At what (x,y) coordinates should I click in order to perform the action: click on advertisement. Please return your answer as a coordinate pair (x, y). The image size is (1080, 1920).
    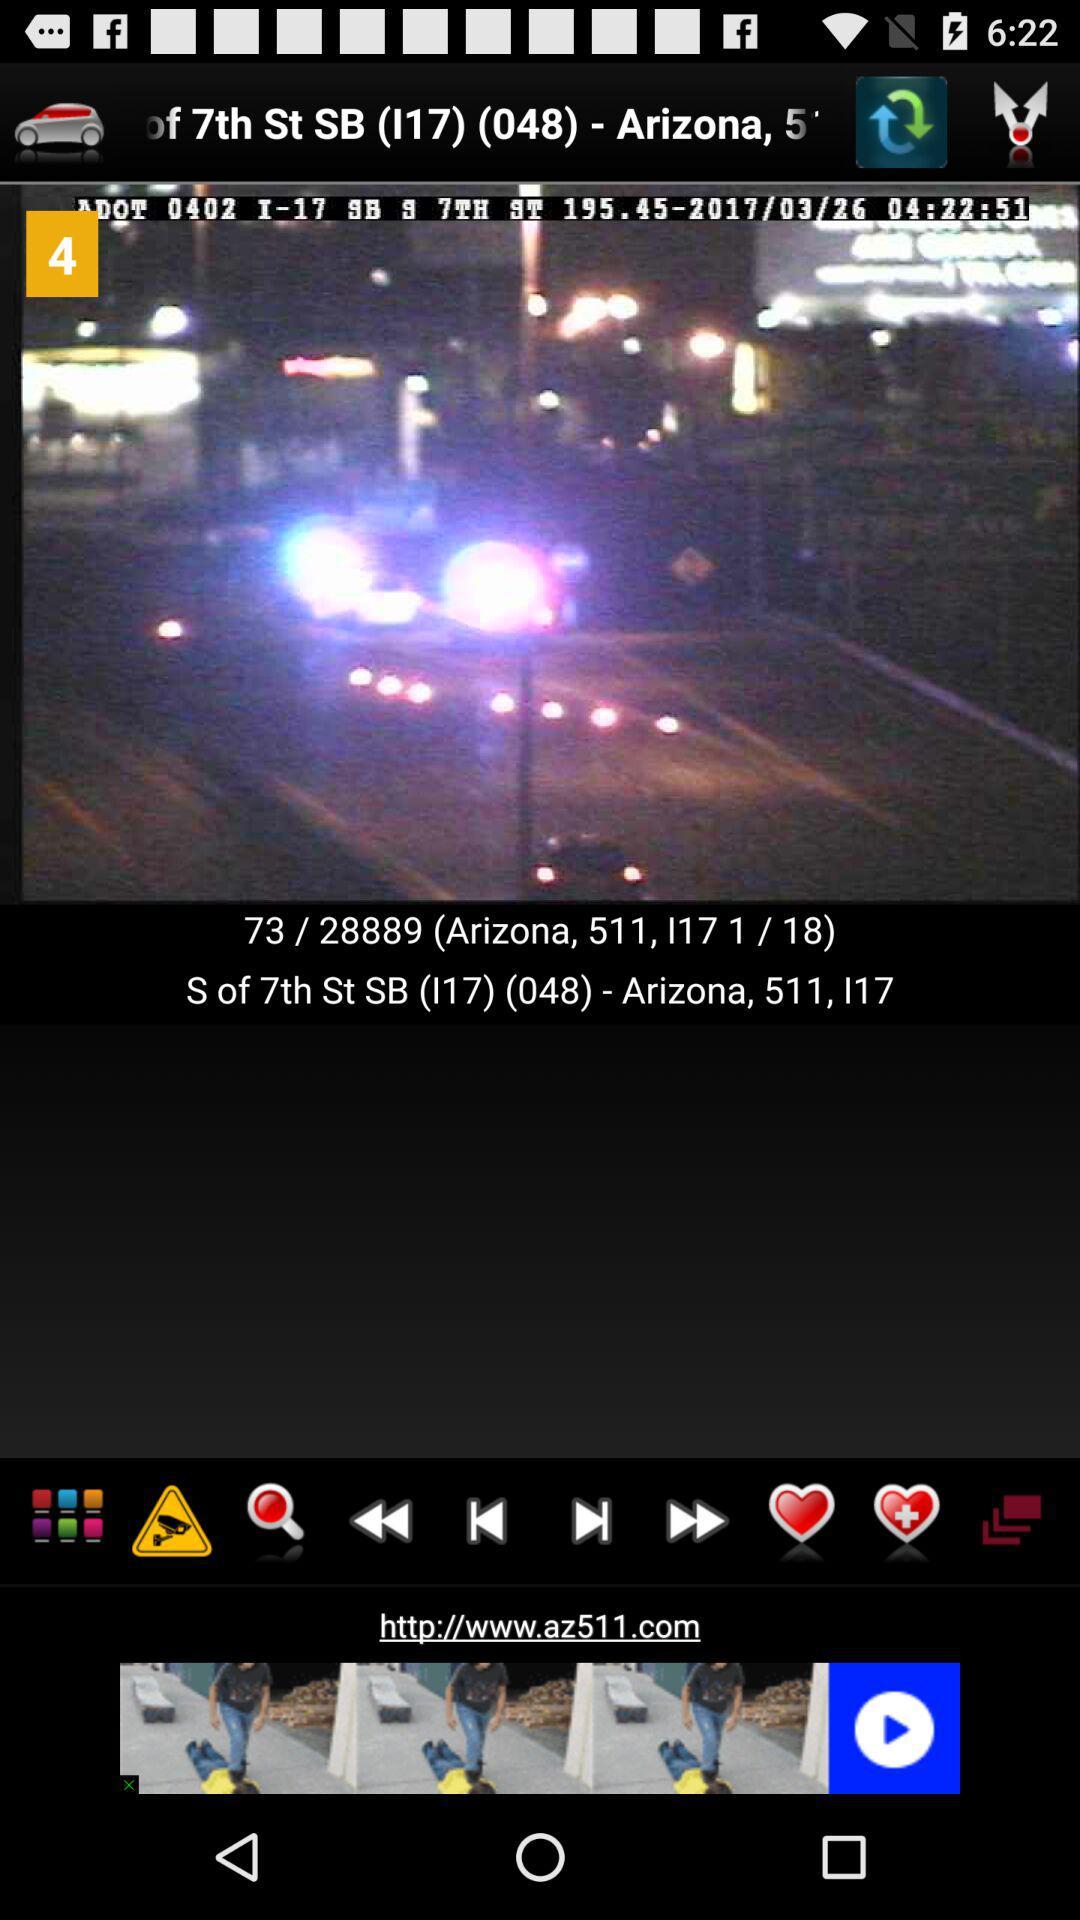
    Looking at the image, I should click on (540, 1727).